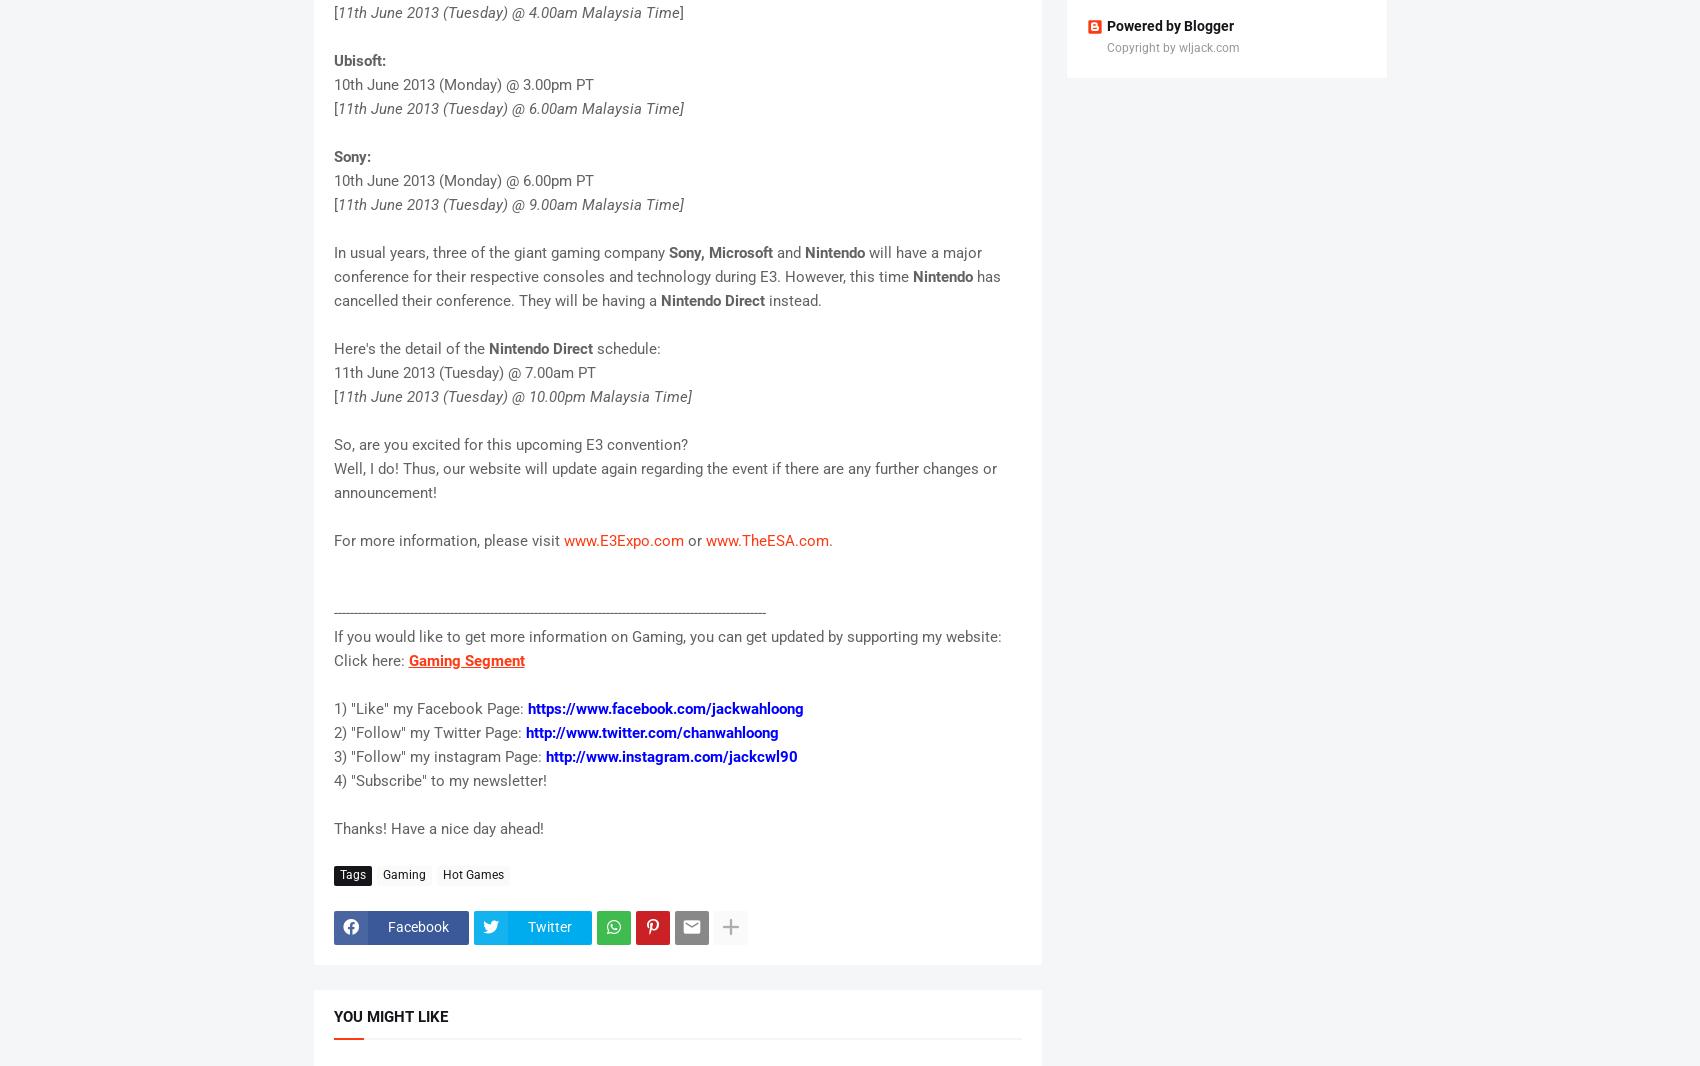 The height and width of the screenshot is (1066, 1700). What do you see at coordinates (510, 203) in the screenshot?
I see `'11th June 2013 (Tuesday) @ 9.00am Malaysia Time]'` at bounding box center [510, 203].